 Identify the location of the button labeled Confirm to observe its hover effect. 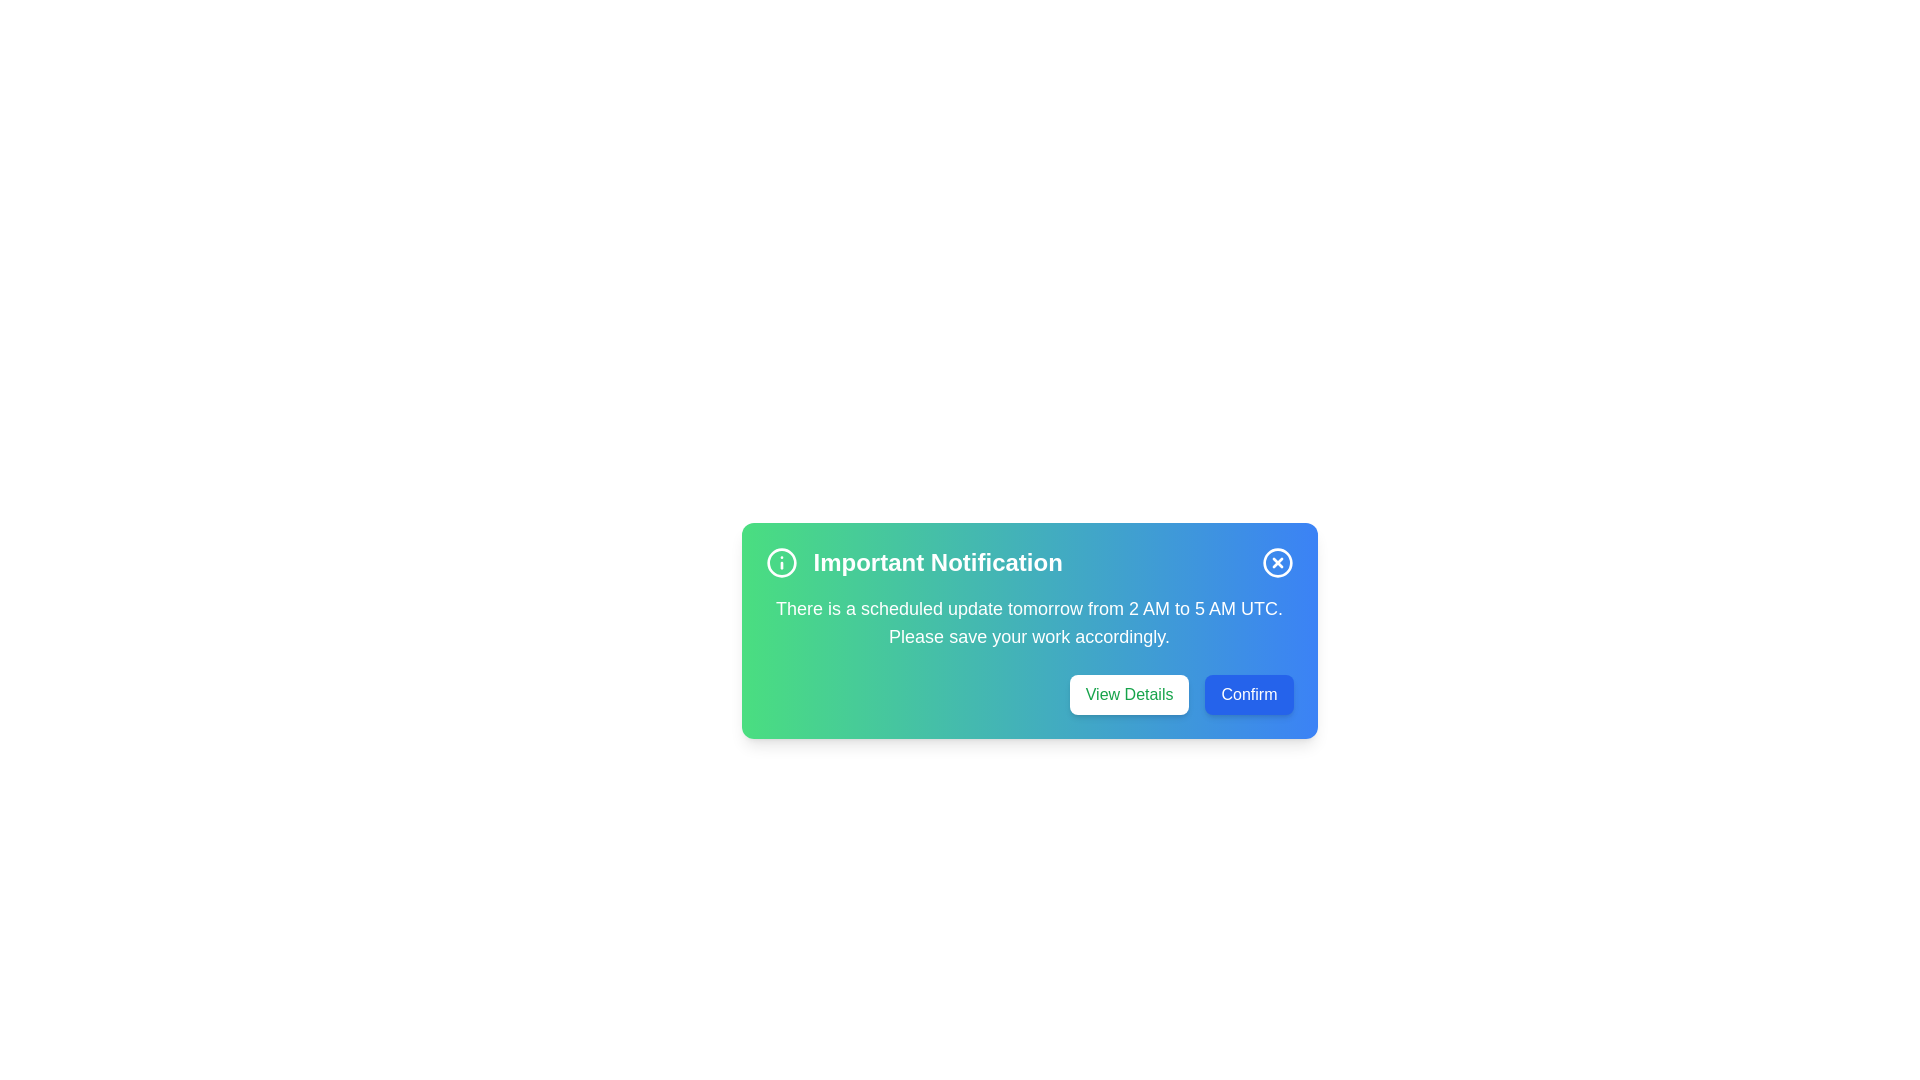
(1248, 693).